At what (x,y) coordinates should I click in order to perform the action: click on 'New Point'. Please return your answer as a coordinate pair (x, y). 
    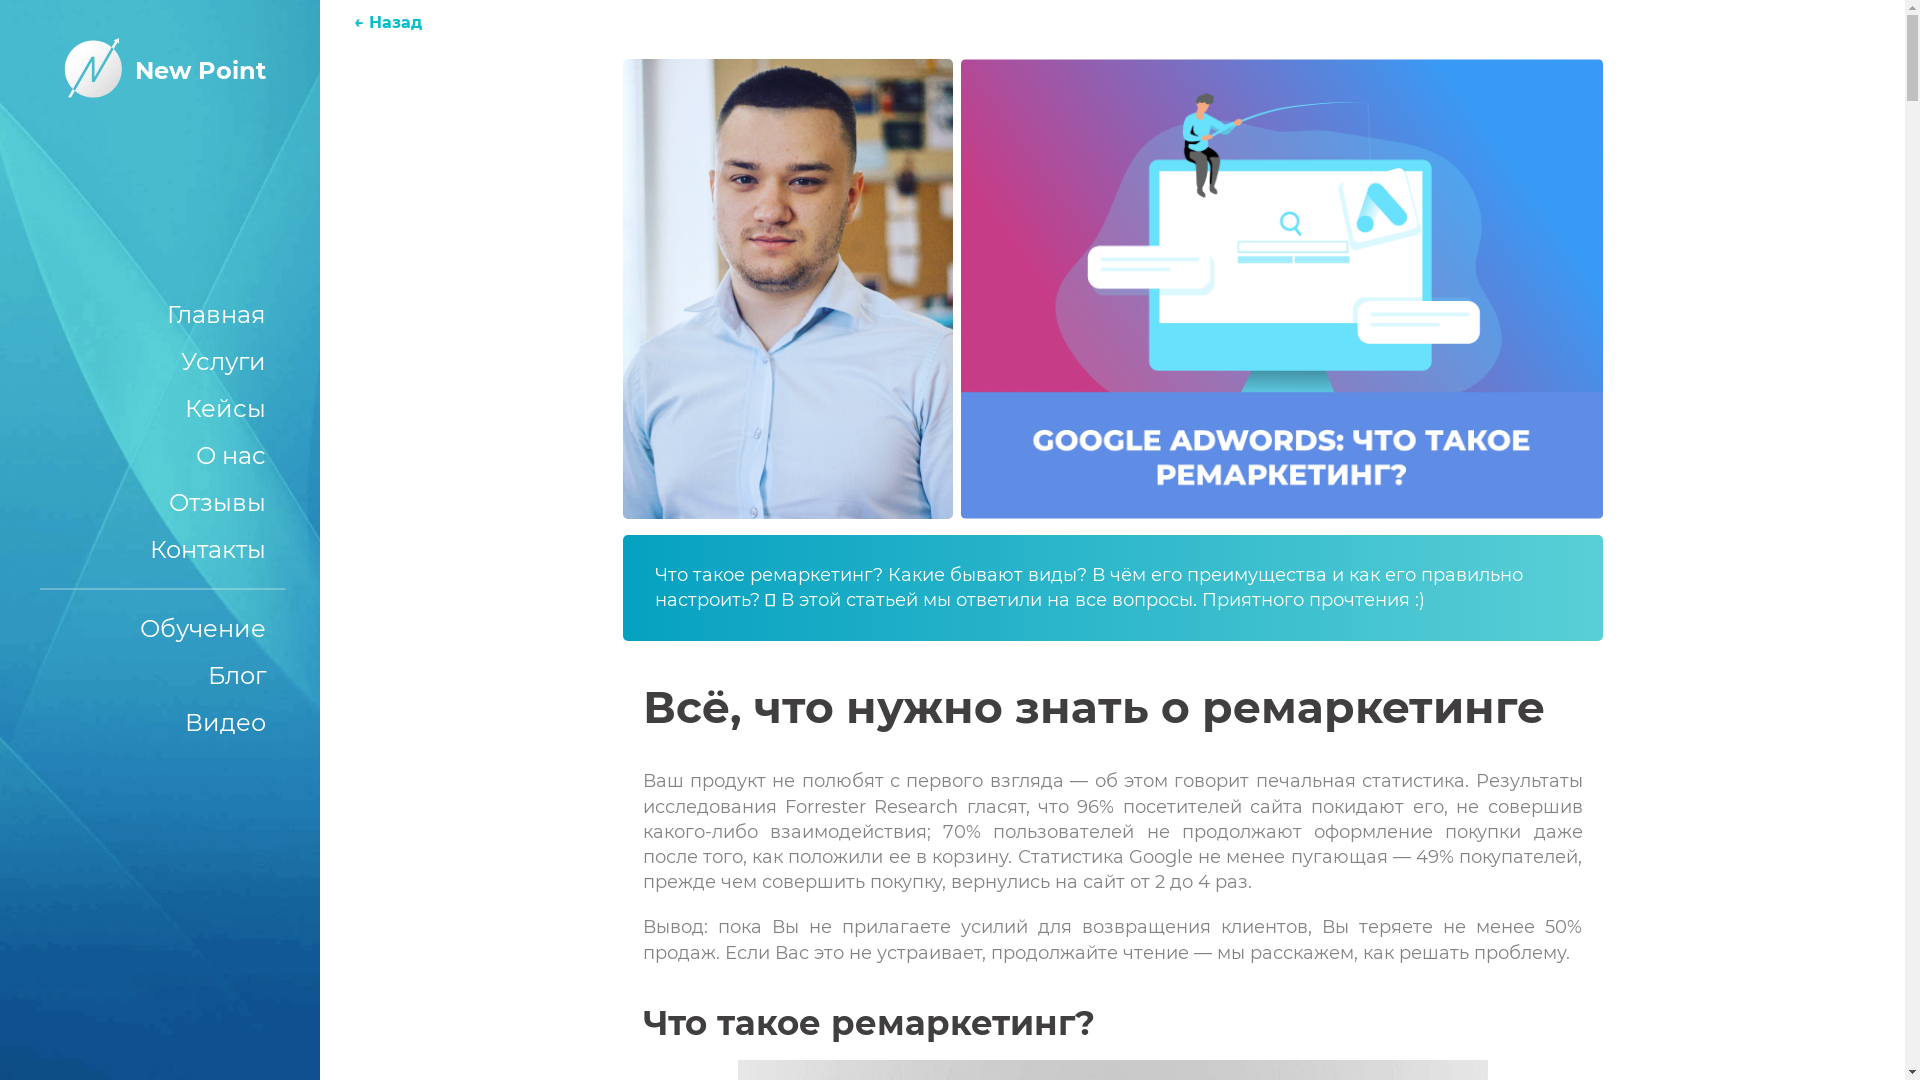
    Looking at the image, I should click on (158, 69).